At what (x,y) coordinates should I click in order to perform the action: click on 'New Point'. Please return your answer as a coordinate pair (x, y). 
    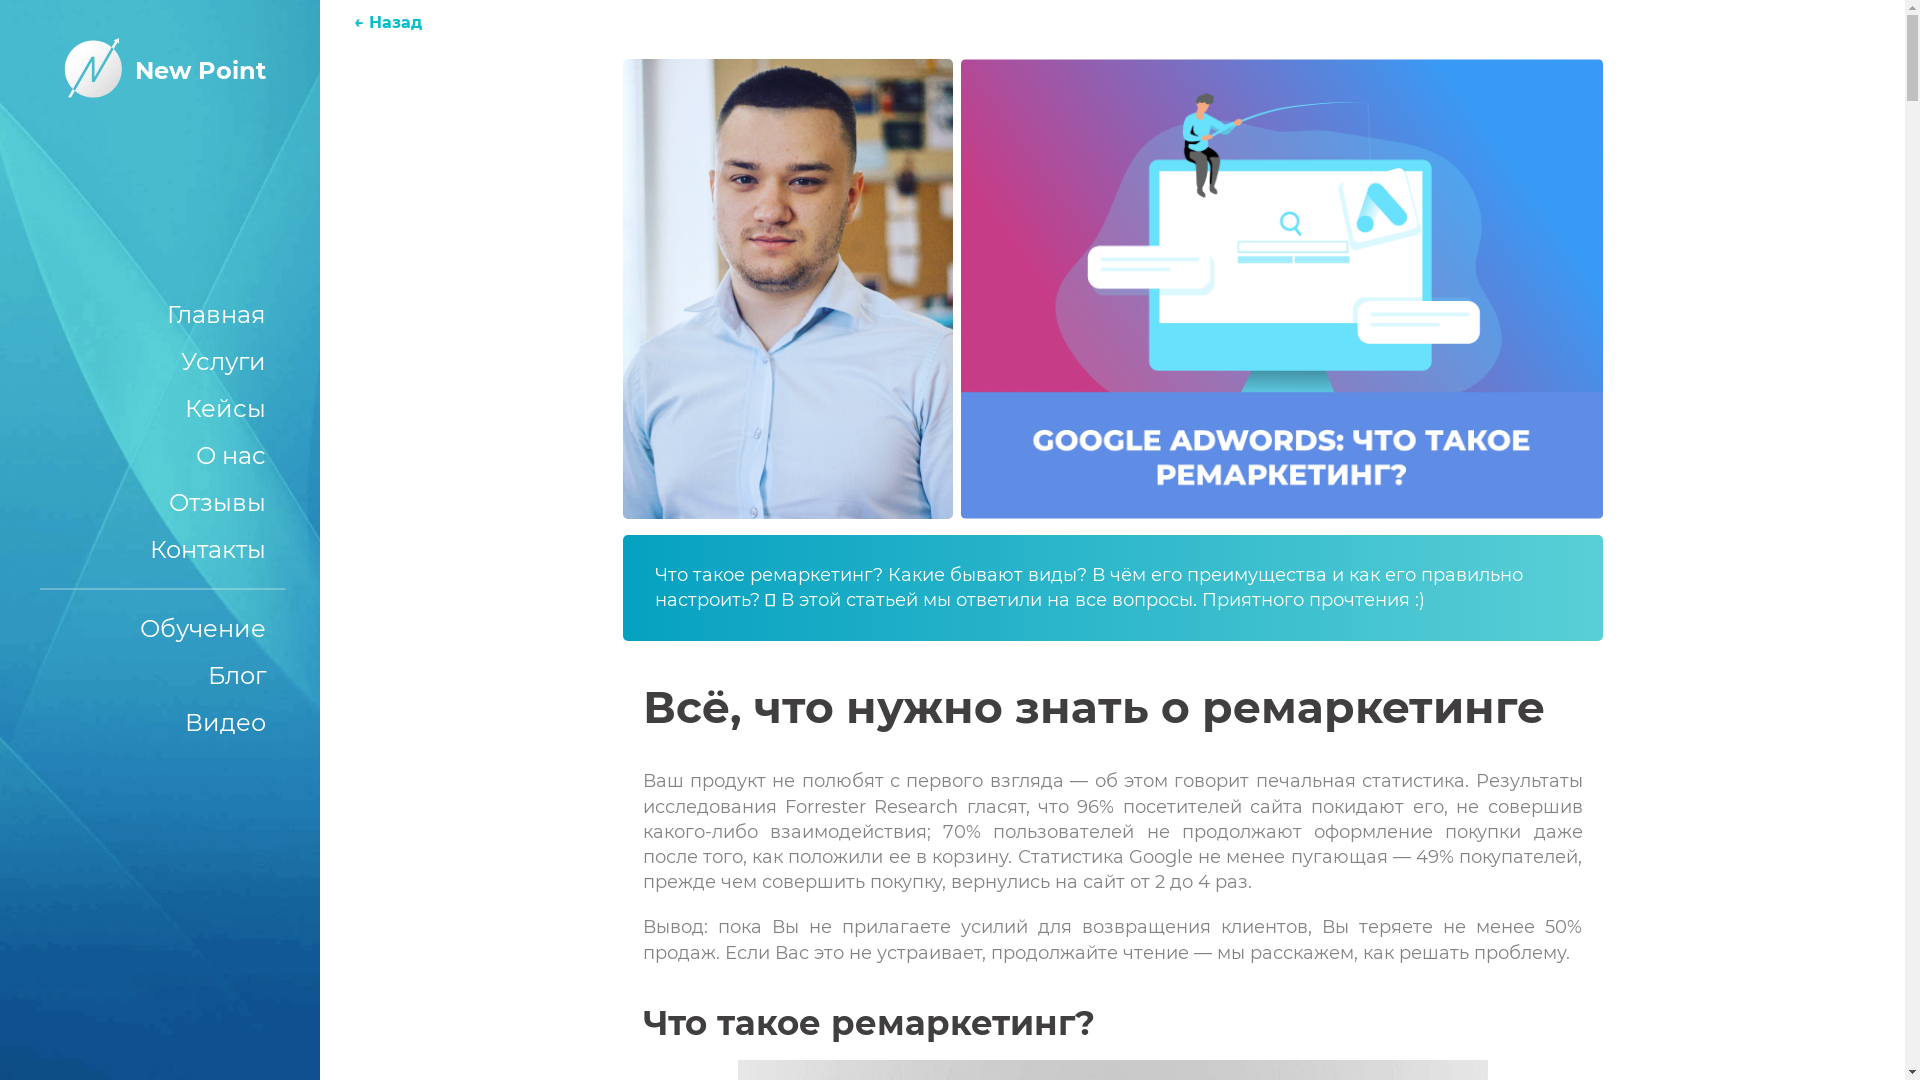
    Looking at the image, I should click on (158, 69).